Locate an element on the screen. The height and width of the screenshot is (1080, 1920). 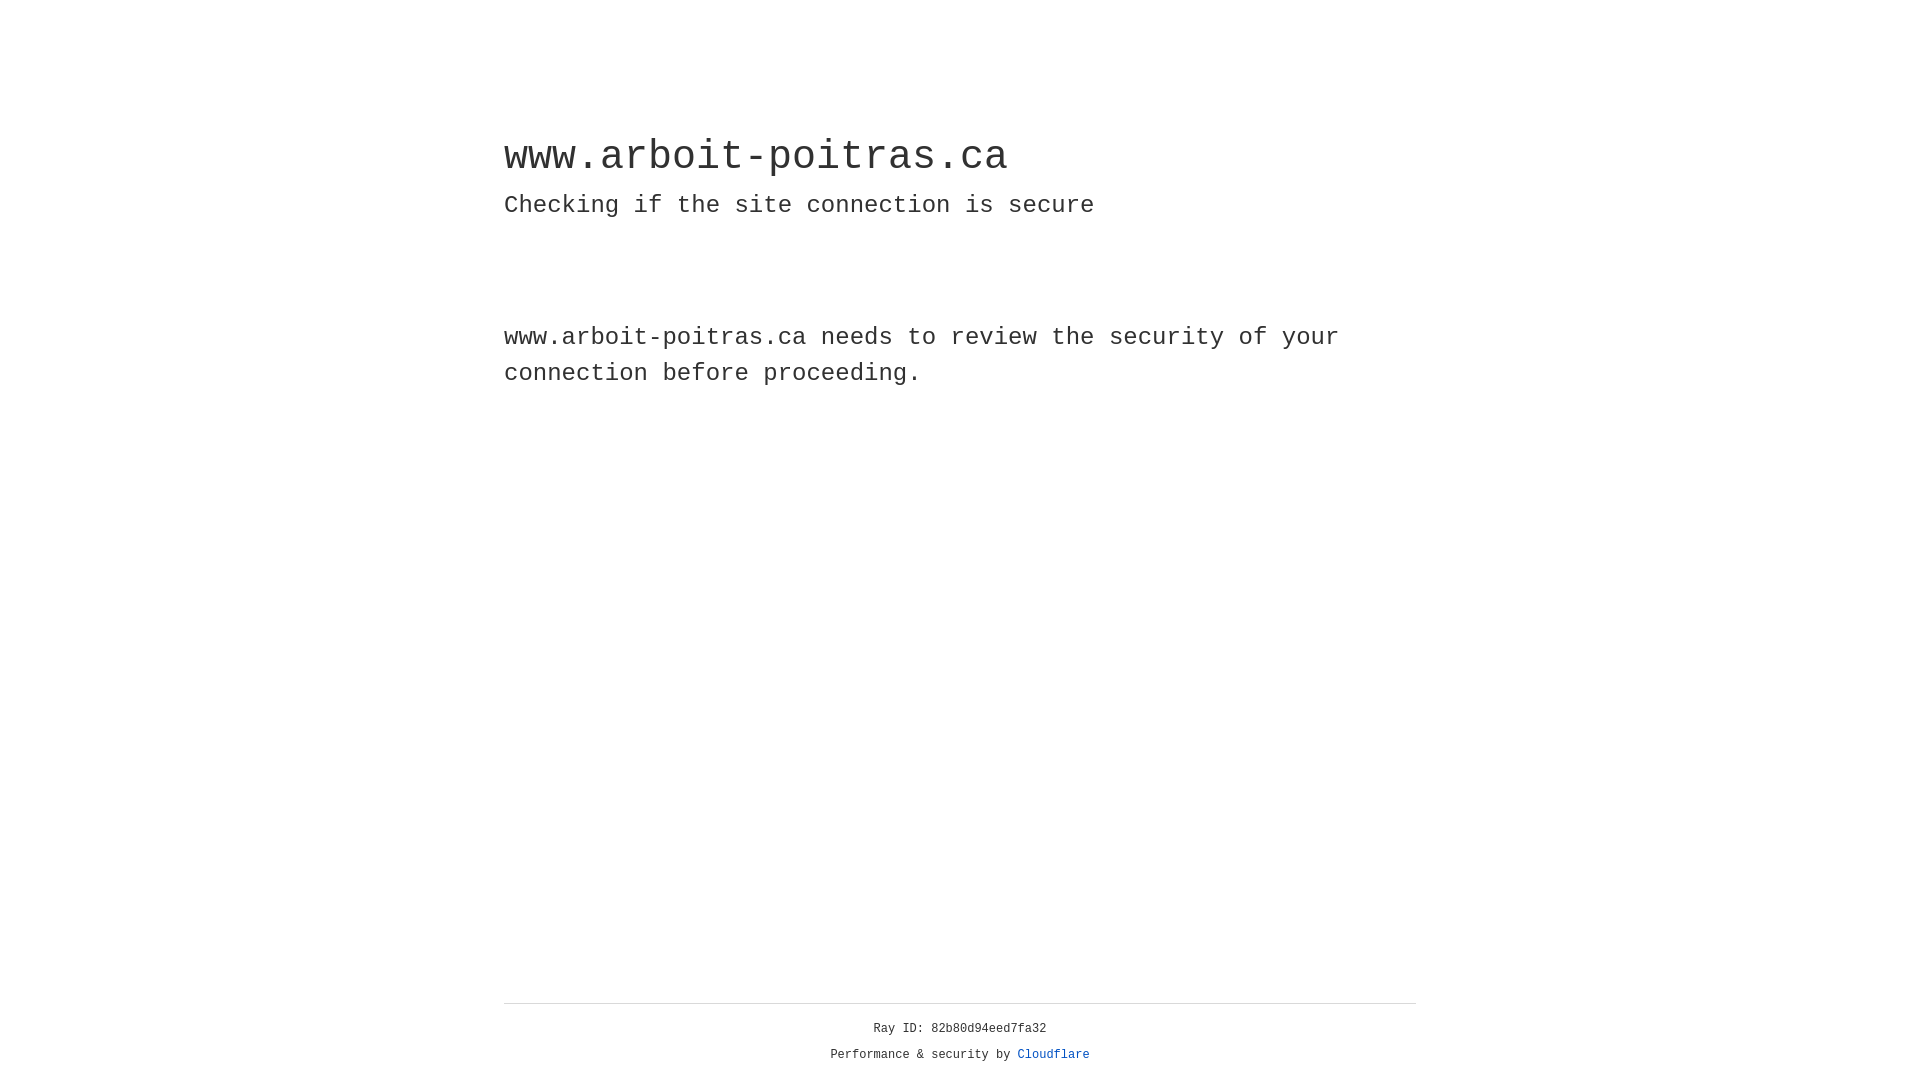
'Cloudflare' is located at coordinates (1053, 1054).